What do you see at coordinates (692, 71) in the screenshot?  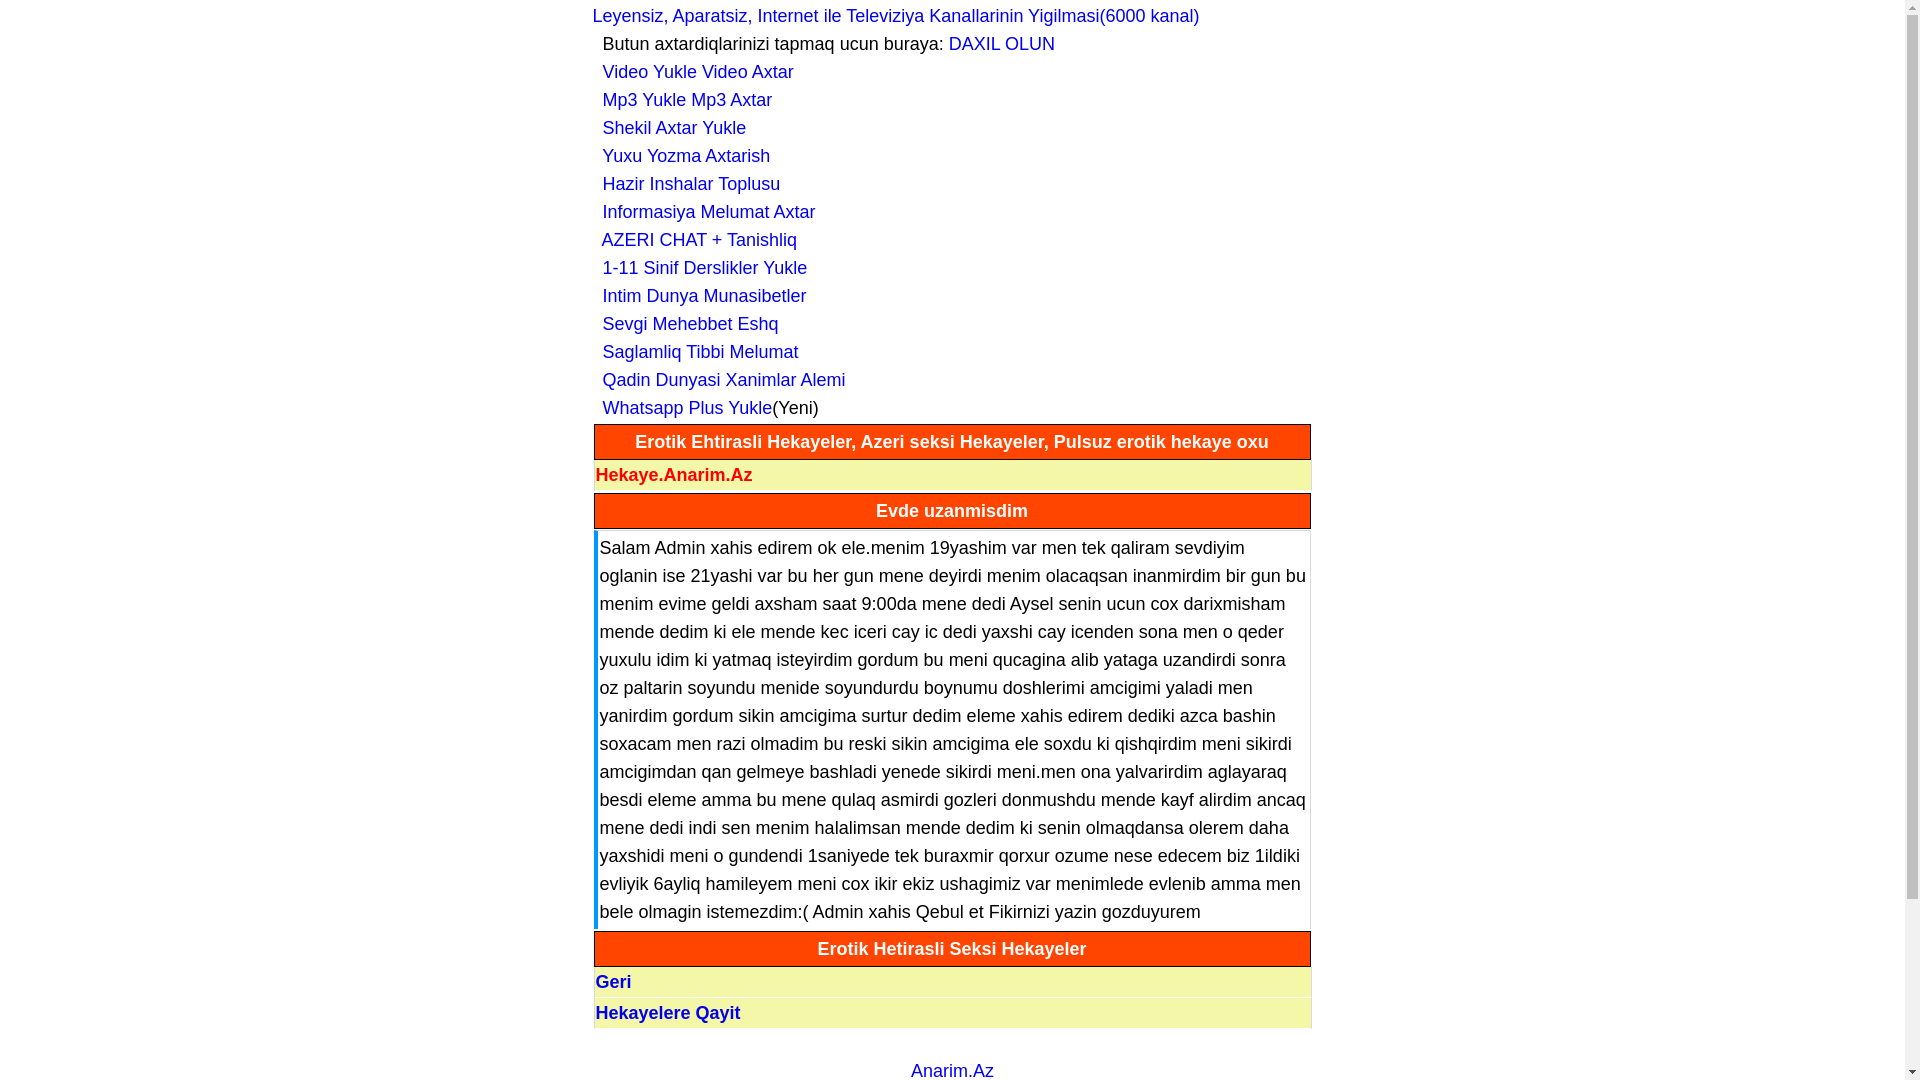 I see `'  Video Yukle Video Axtar'` at bounding box center [692, 71].